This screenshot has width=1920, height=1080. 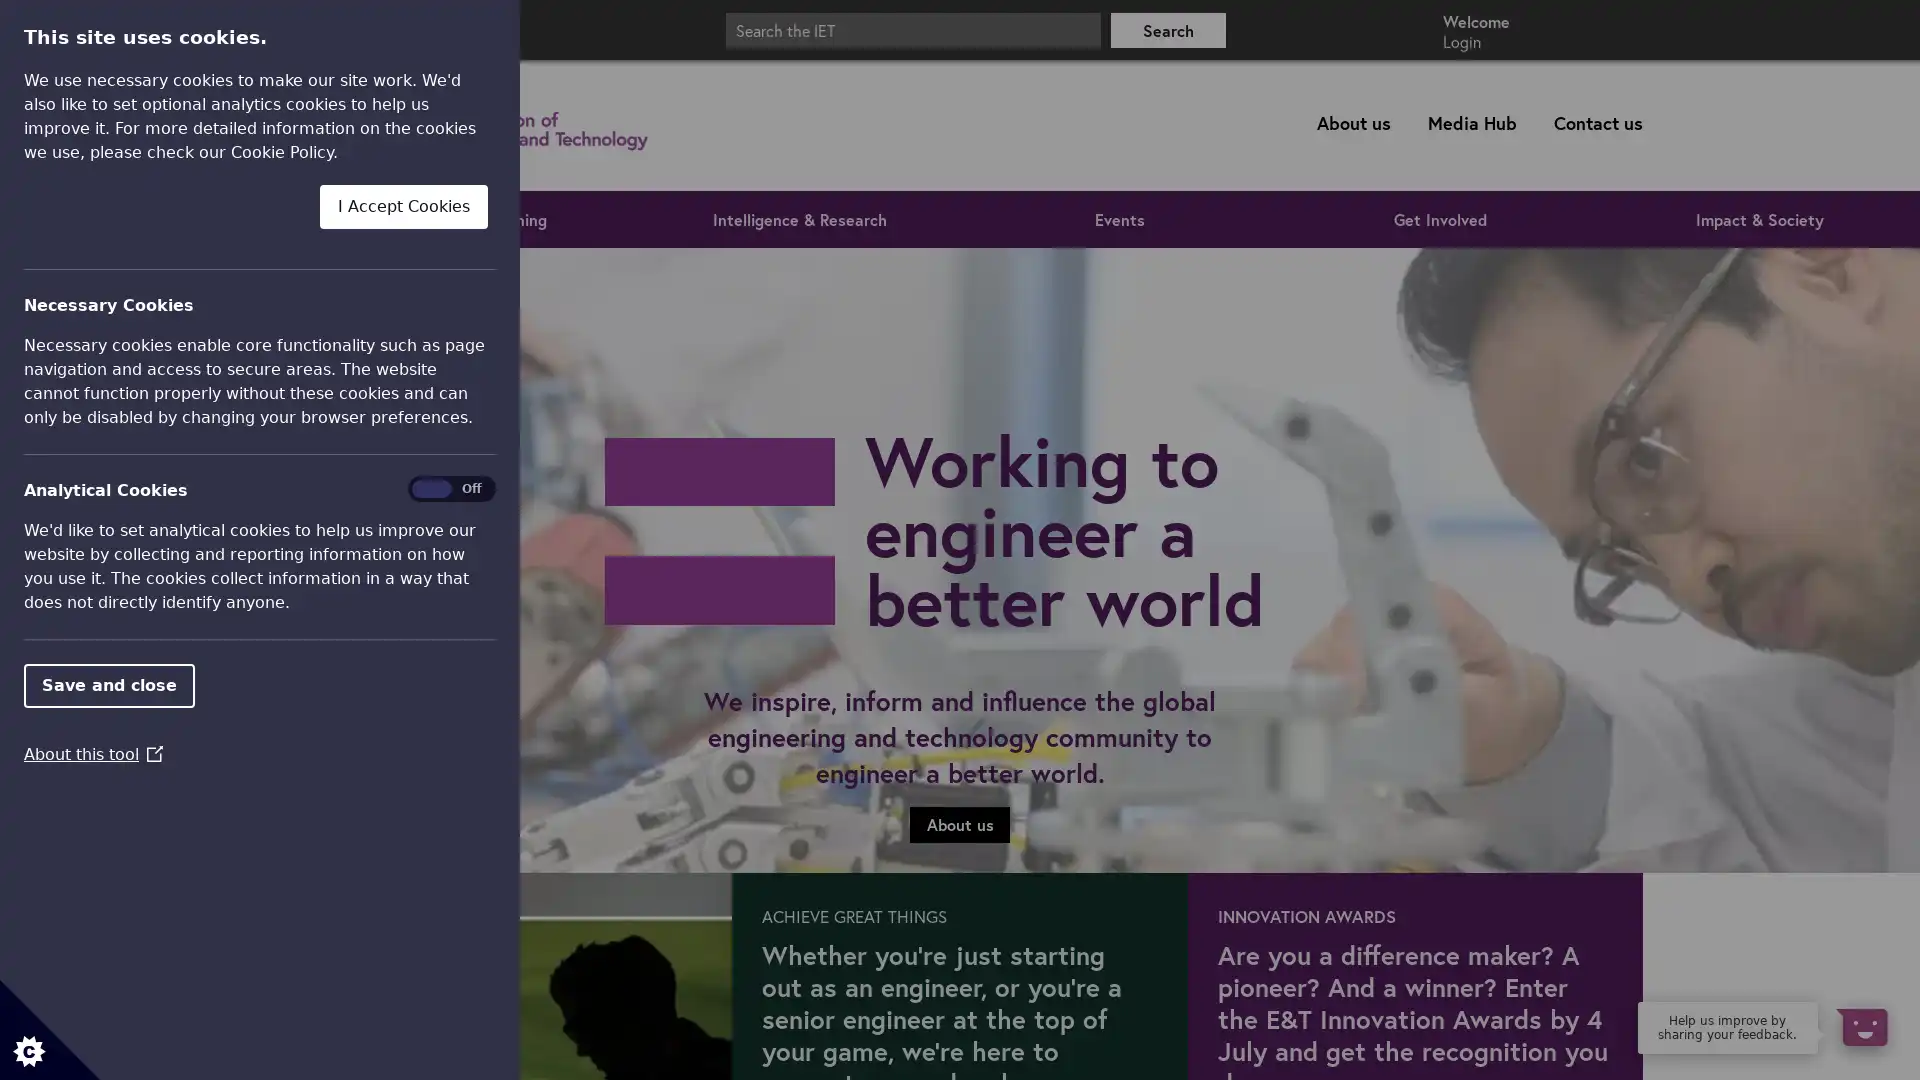 I want to click on Search, so click(x=1168, y=29).